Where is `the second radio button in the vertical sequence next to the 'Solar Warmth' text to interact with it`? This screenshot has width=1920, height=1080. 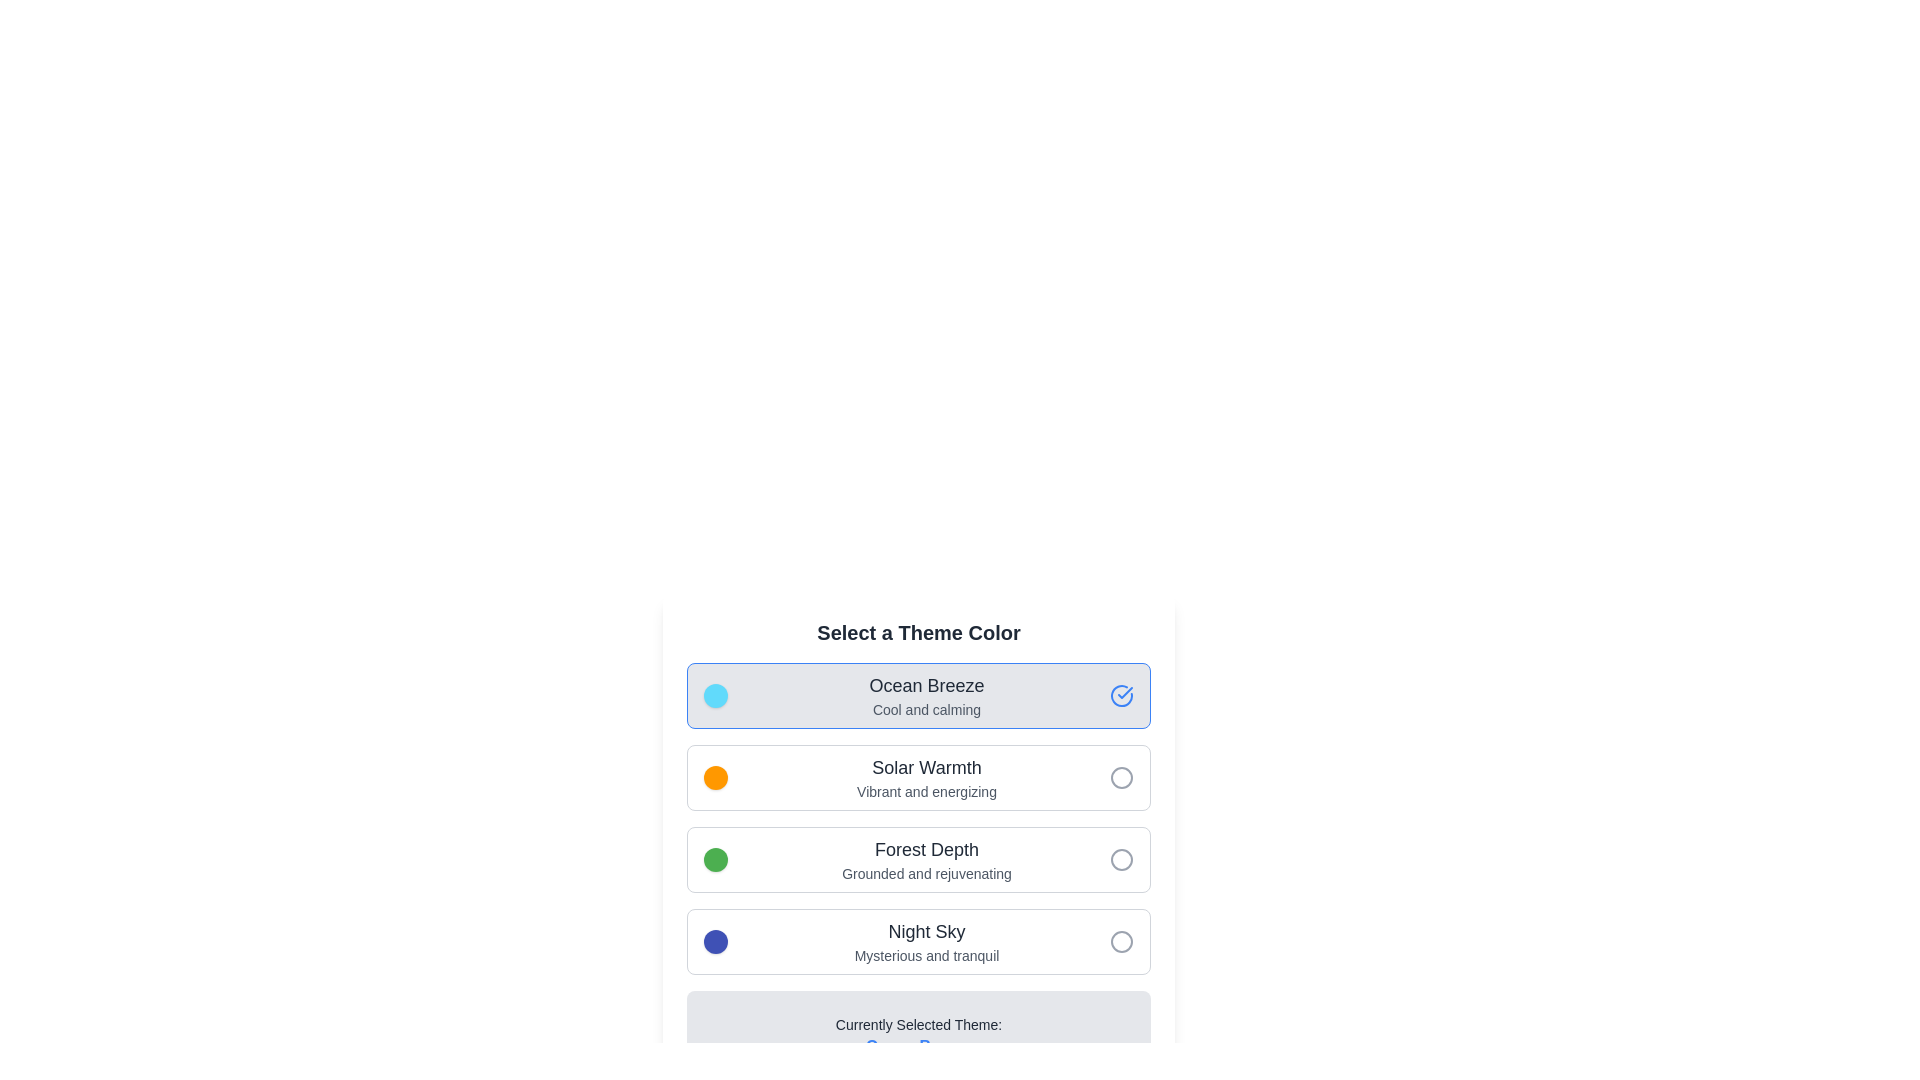 the second radio button in the vertical sequence next to the 'Solar Warmth' text to interact with it is located at coordinates (1122, 777).